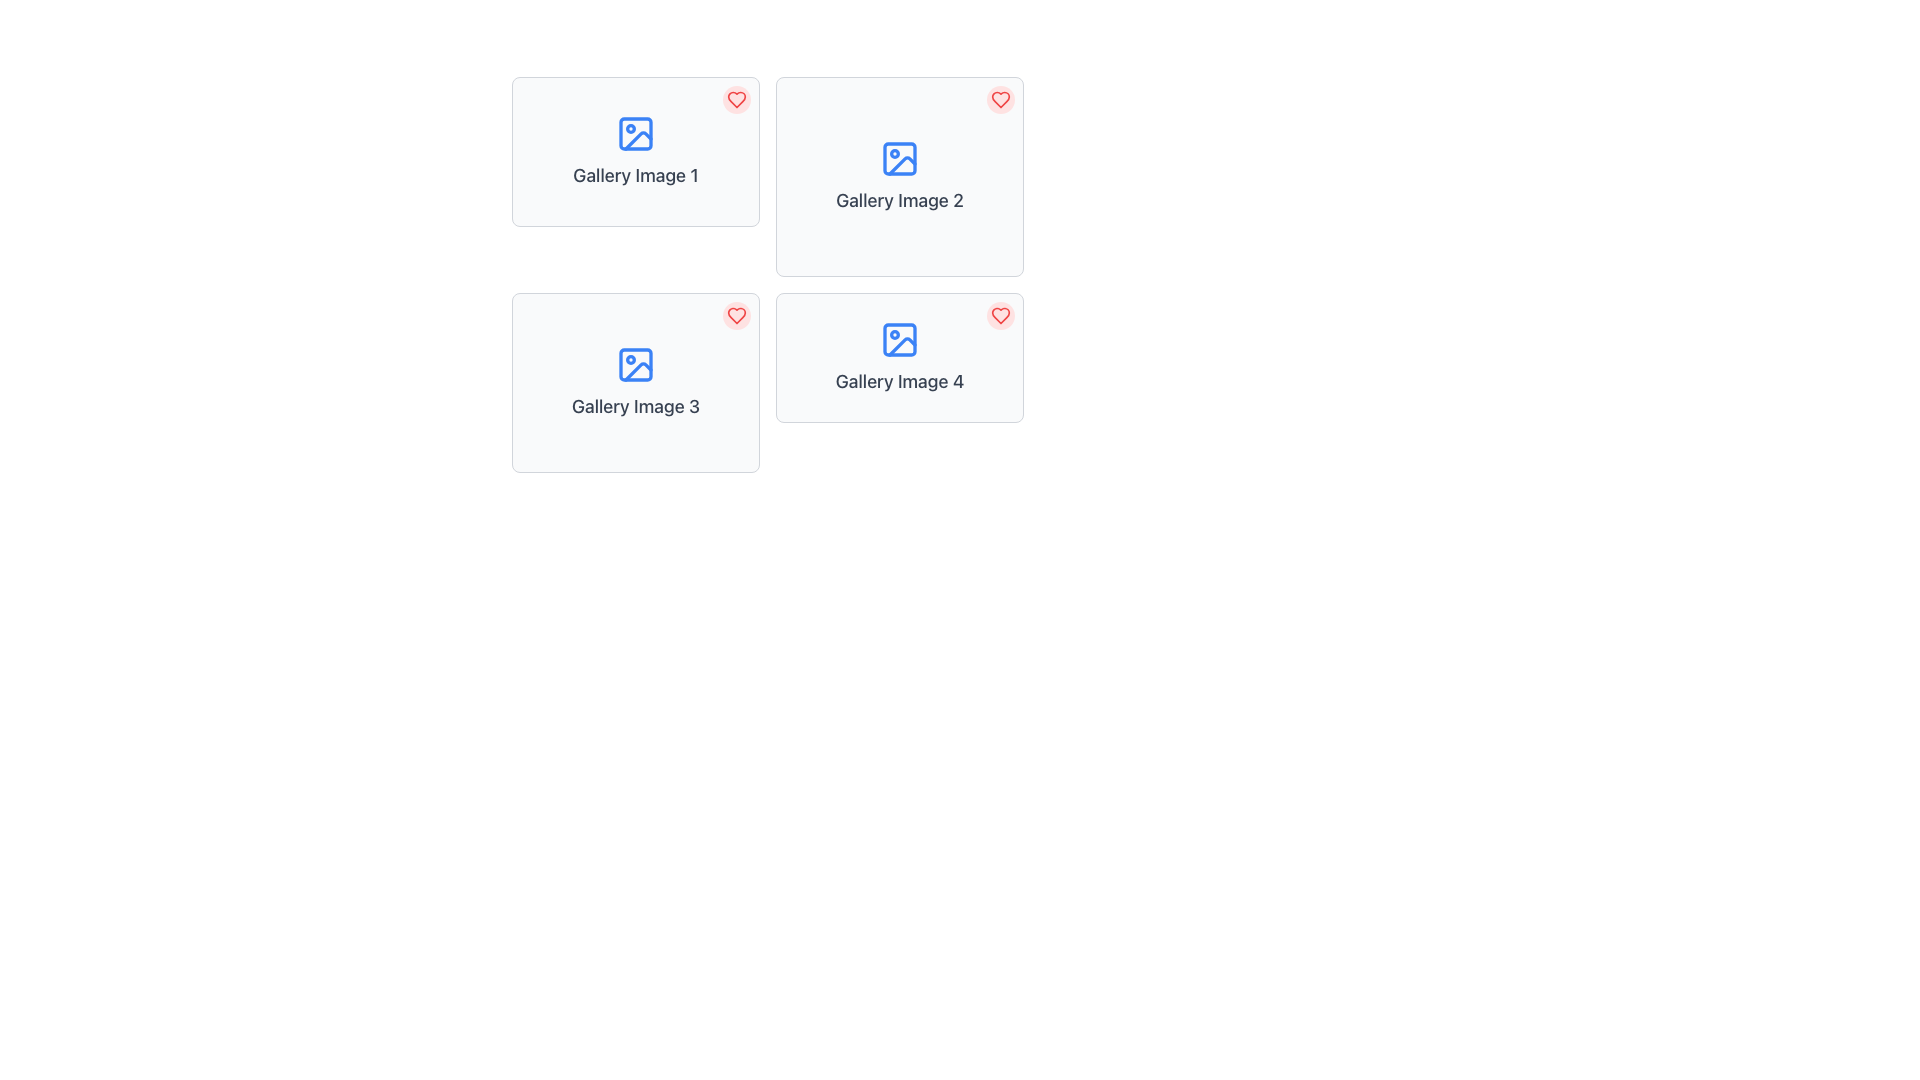 This screenshot has width=1920, height=1080. Describe the element at coordinates (899, 157) in the screenshot. I see `the icon with a blue hue that has a rectangular outline and a circular marking inside, located centrally within the grid card titled 'Gallery Image 2'` at that location.